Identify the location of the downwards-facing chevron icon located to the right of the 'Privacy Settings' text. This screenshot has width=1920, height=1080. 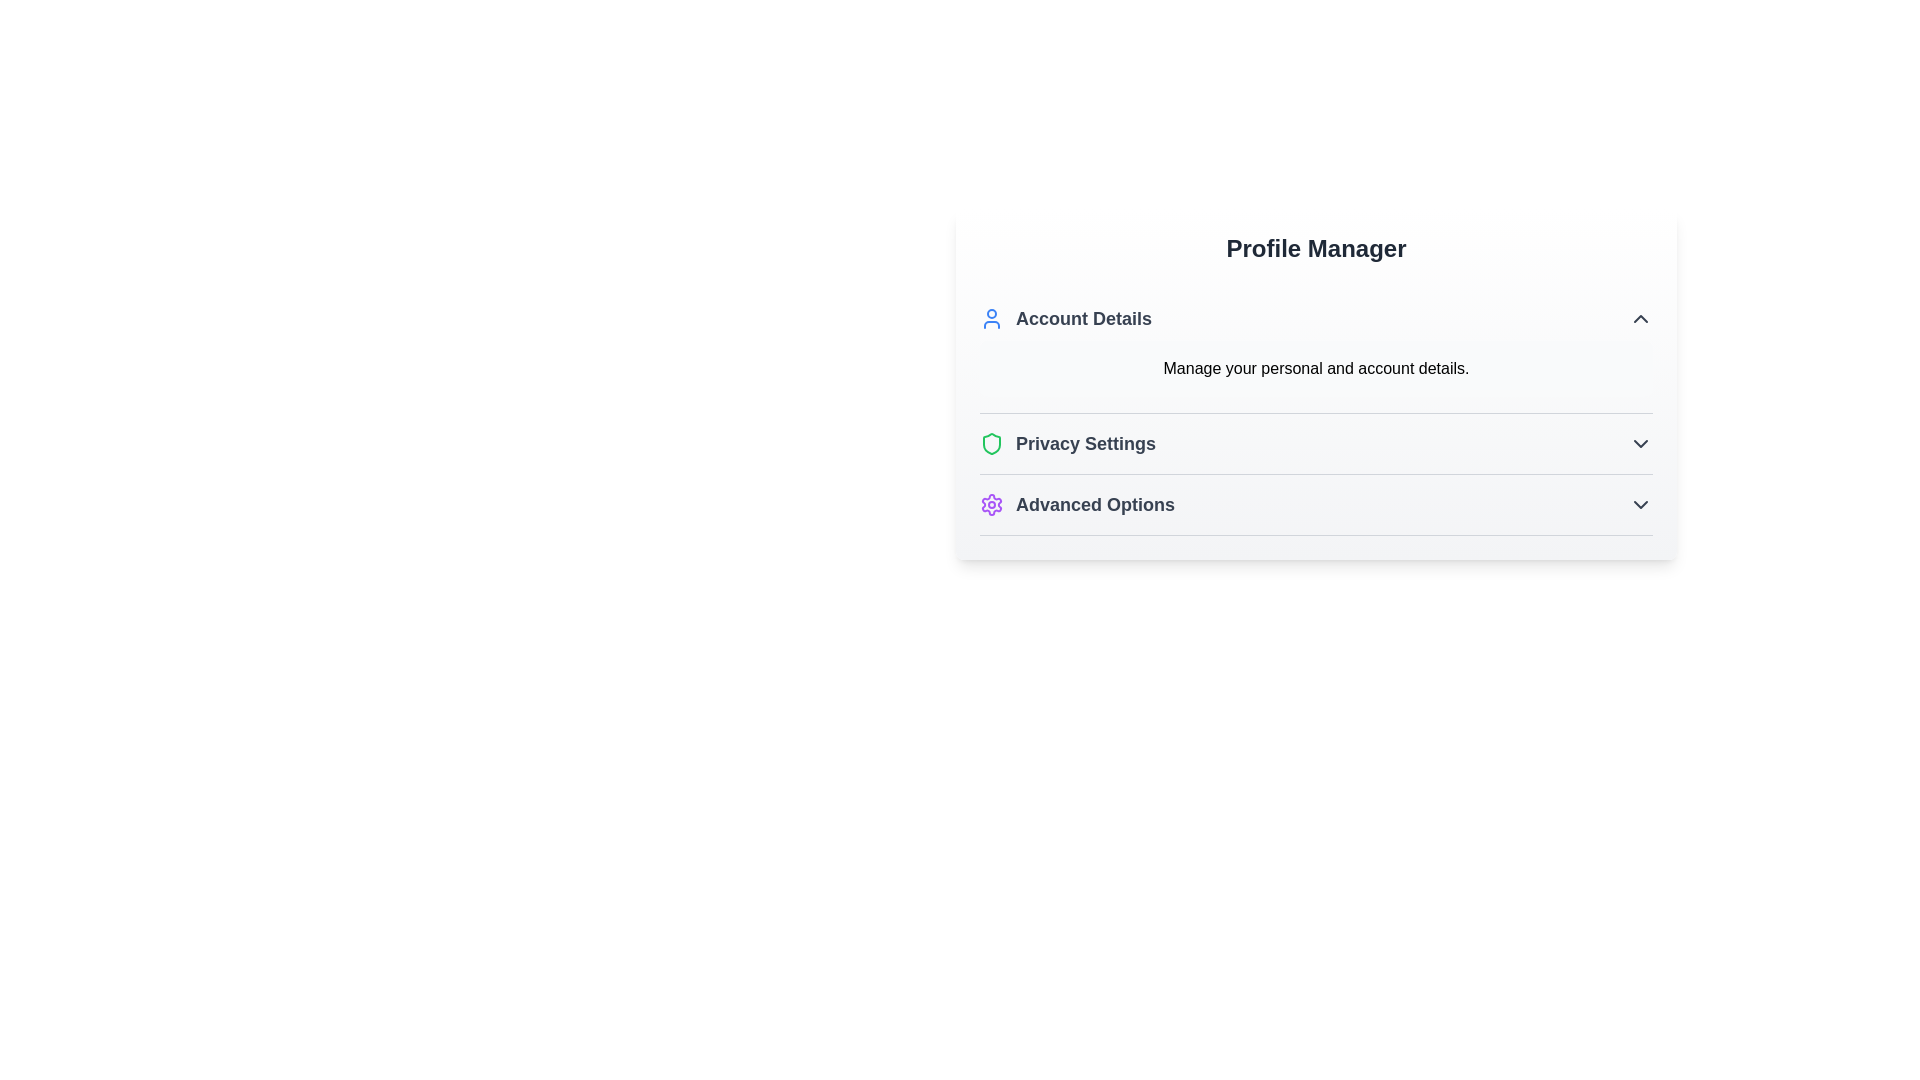
(1641, 442).